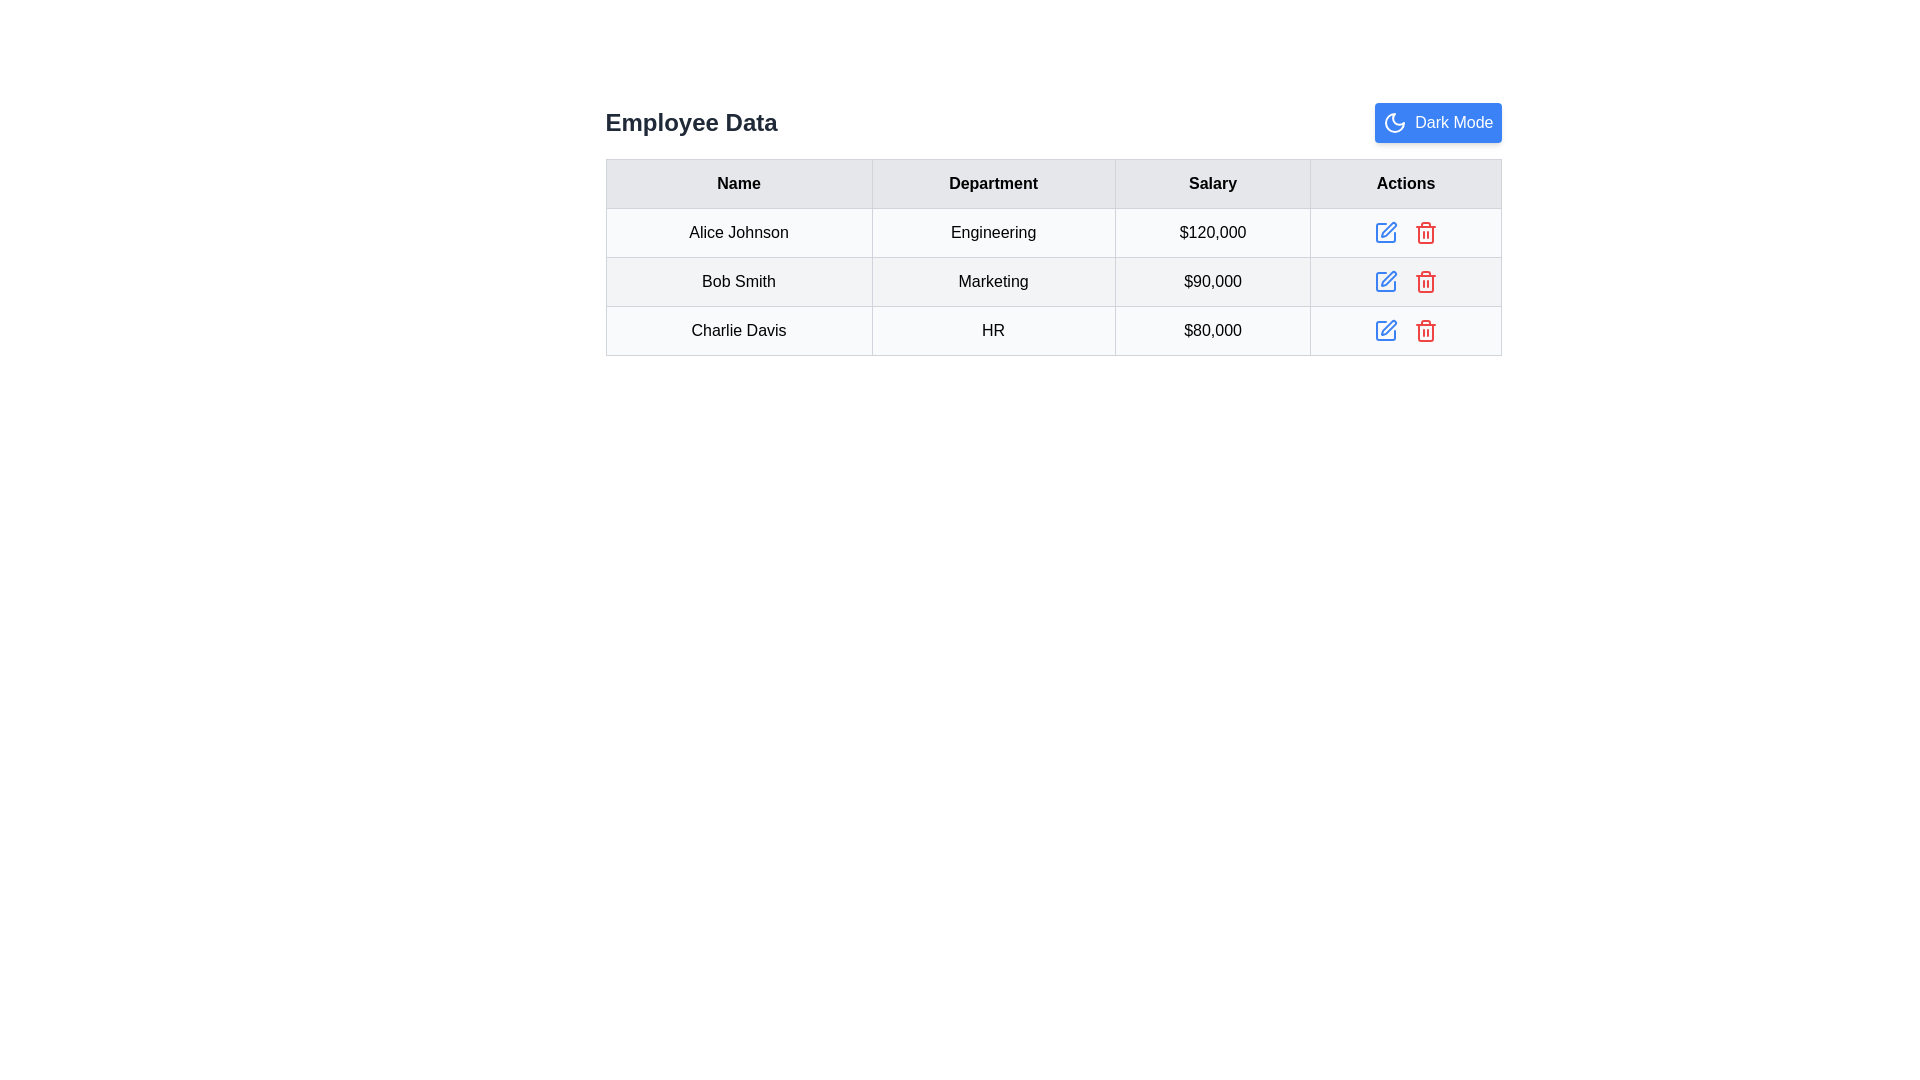 The image size is (1920, 1080). What do you see at coordinates (993, 184) in the screenshot?
I see `the Table Header Cell containing the bold, centered text 'Department' with a light gray background, which is the second cell in the header row of the table` at bounding box center [993, 184].